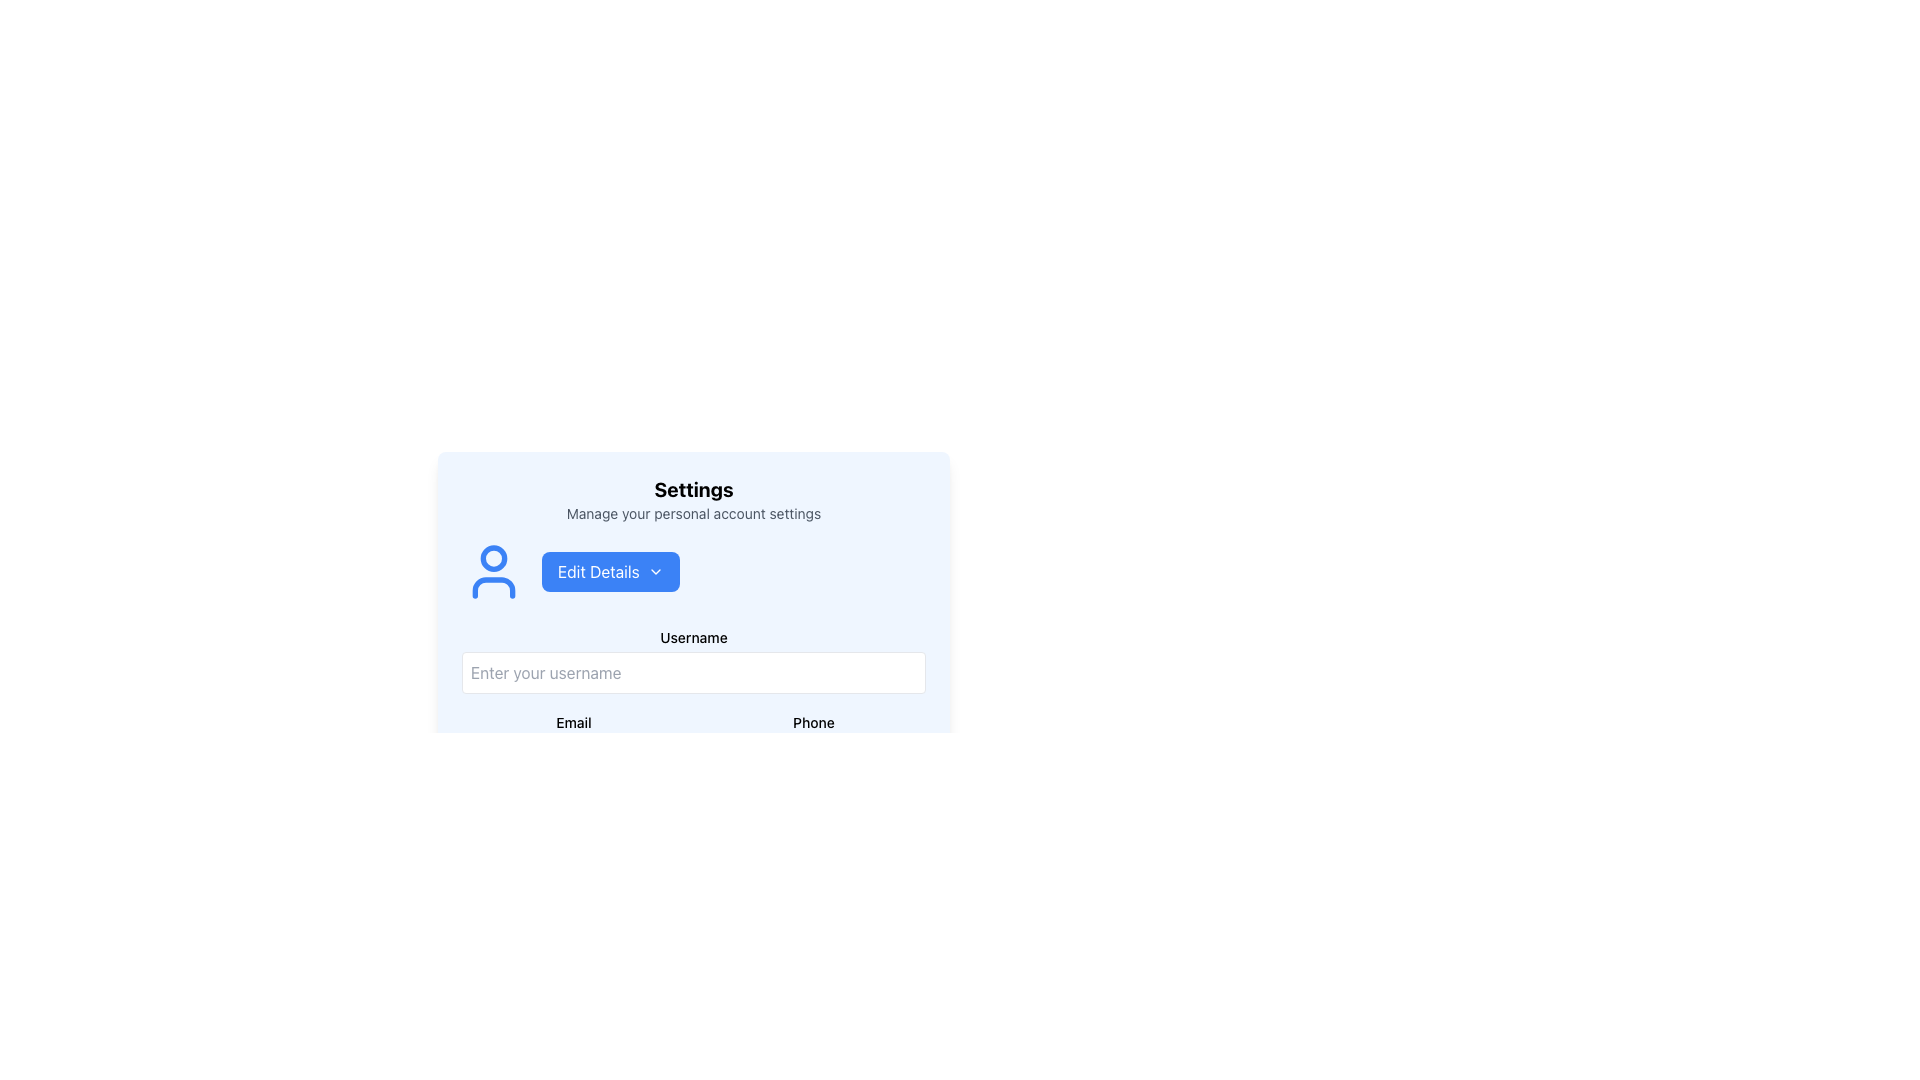 The height and width of the screenshot is (1080, 1920). What do you see at coordinates (655, 571) in the screenshot?
I see `the expandable icon located inside the 'Edit Details' button in the 'Settings' card` at bounding box center [655, 571].